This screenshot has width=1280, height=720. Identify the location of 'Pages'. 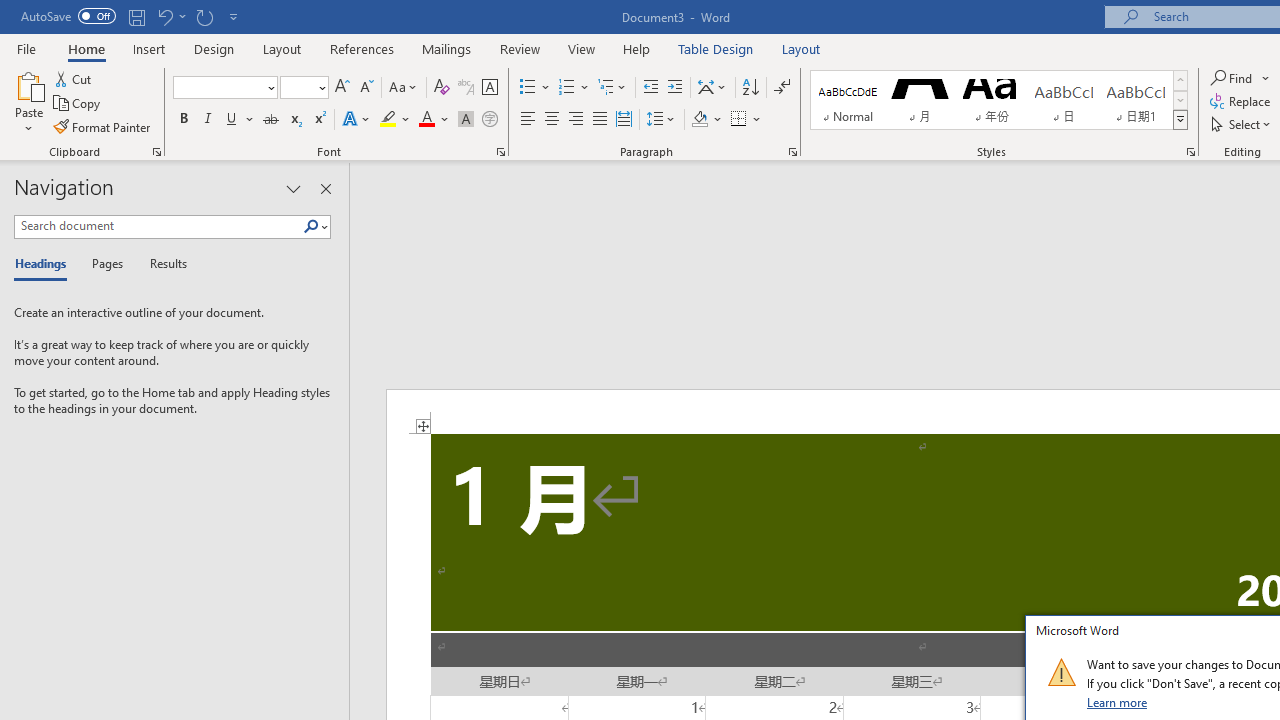
(104, 264).